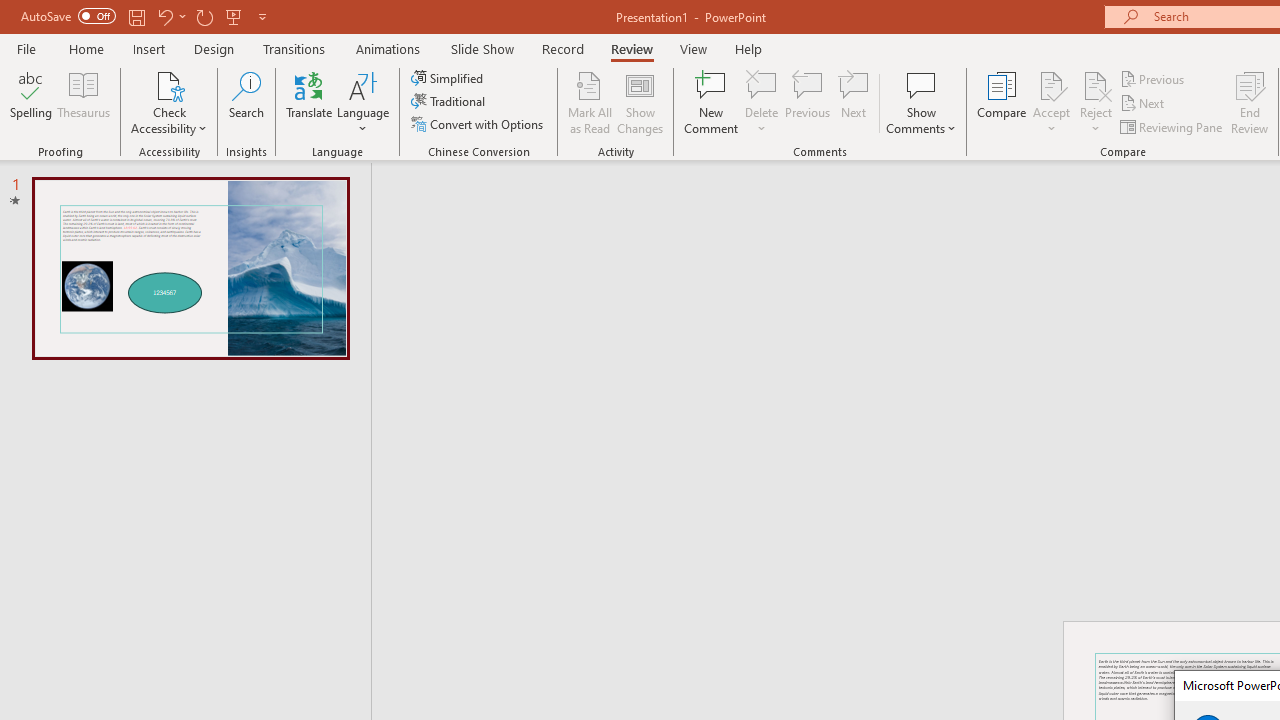 This screenshot has height=720, width=1280. Describe the element at coordinates (448, 101) in the screenshot. I see `'Traditional'` at that location.